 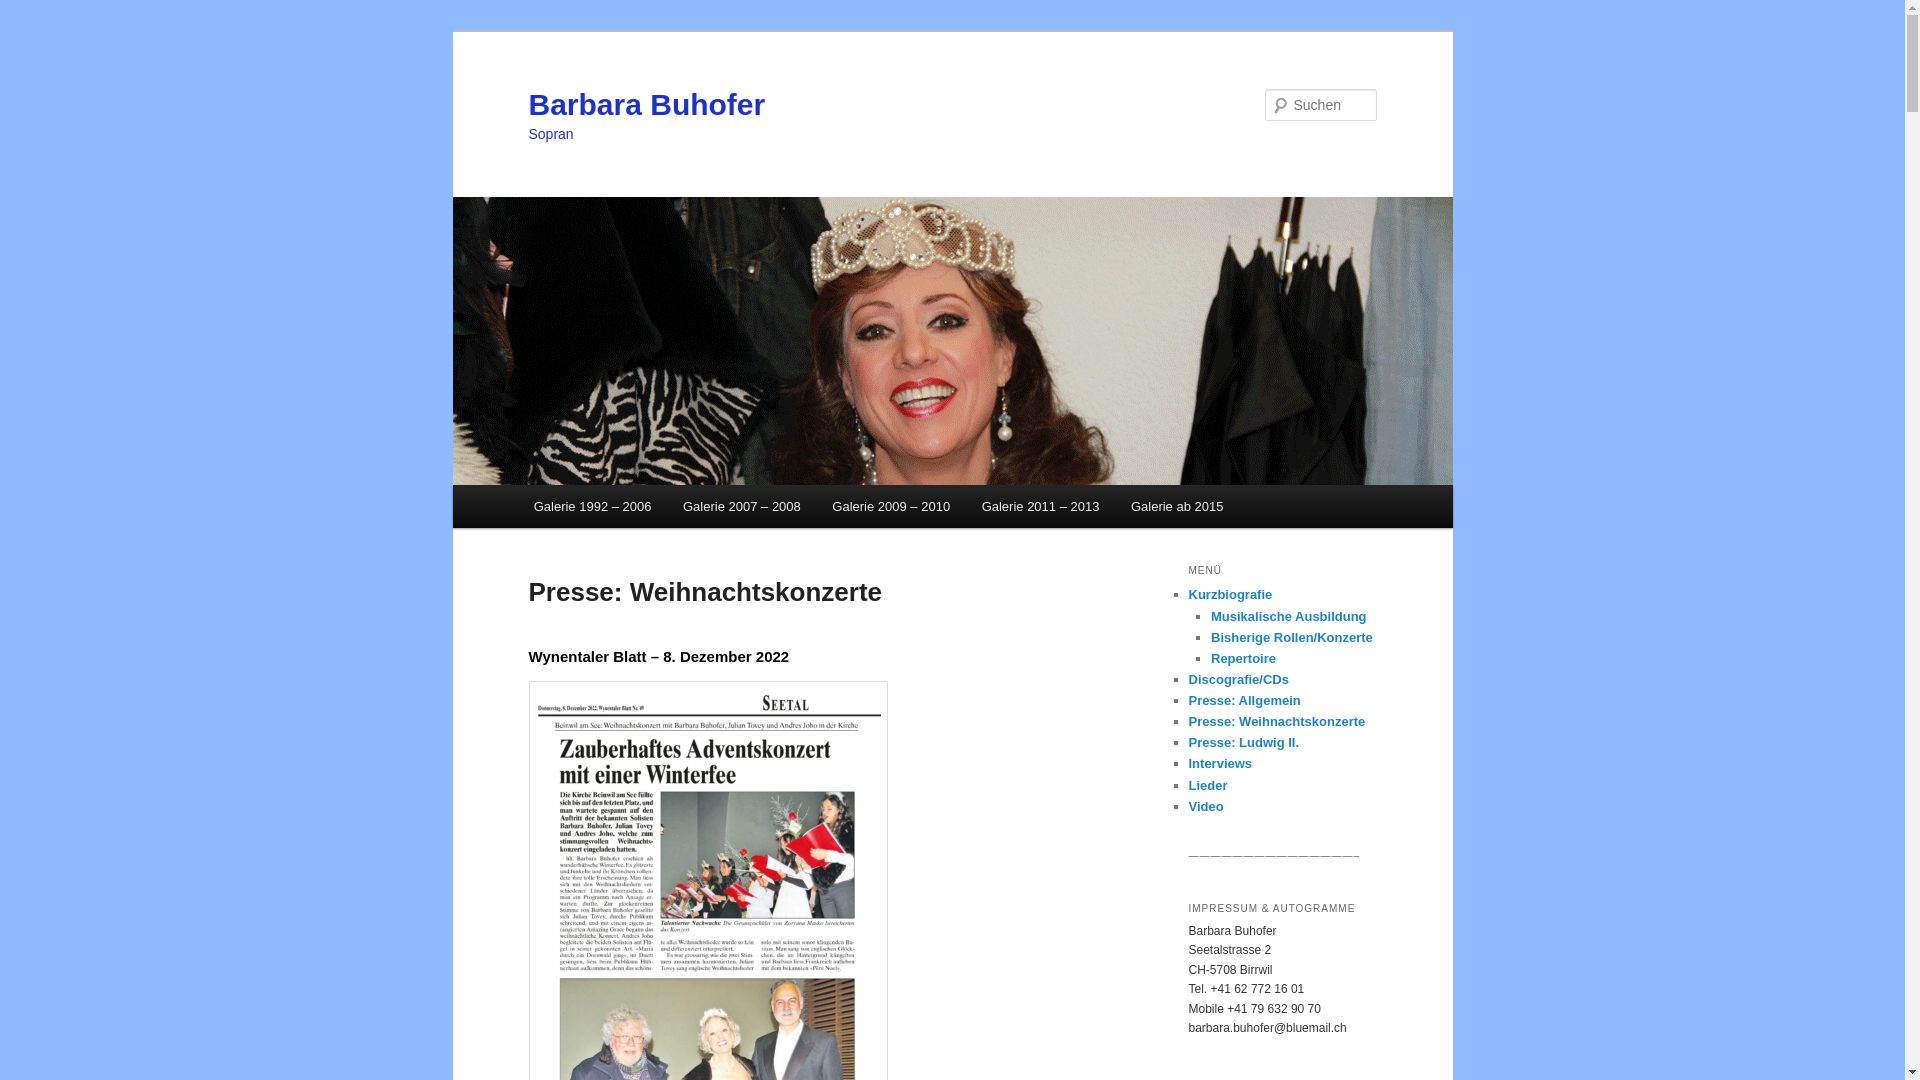 What do you see at coordinates (1242, 699) in the screenshot?
I see `'Presse: Allgemein'` at bounding box center [1242, 699].